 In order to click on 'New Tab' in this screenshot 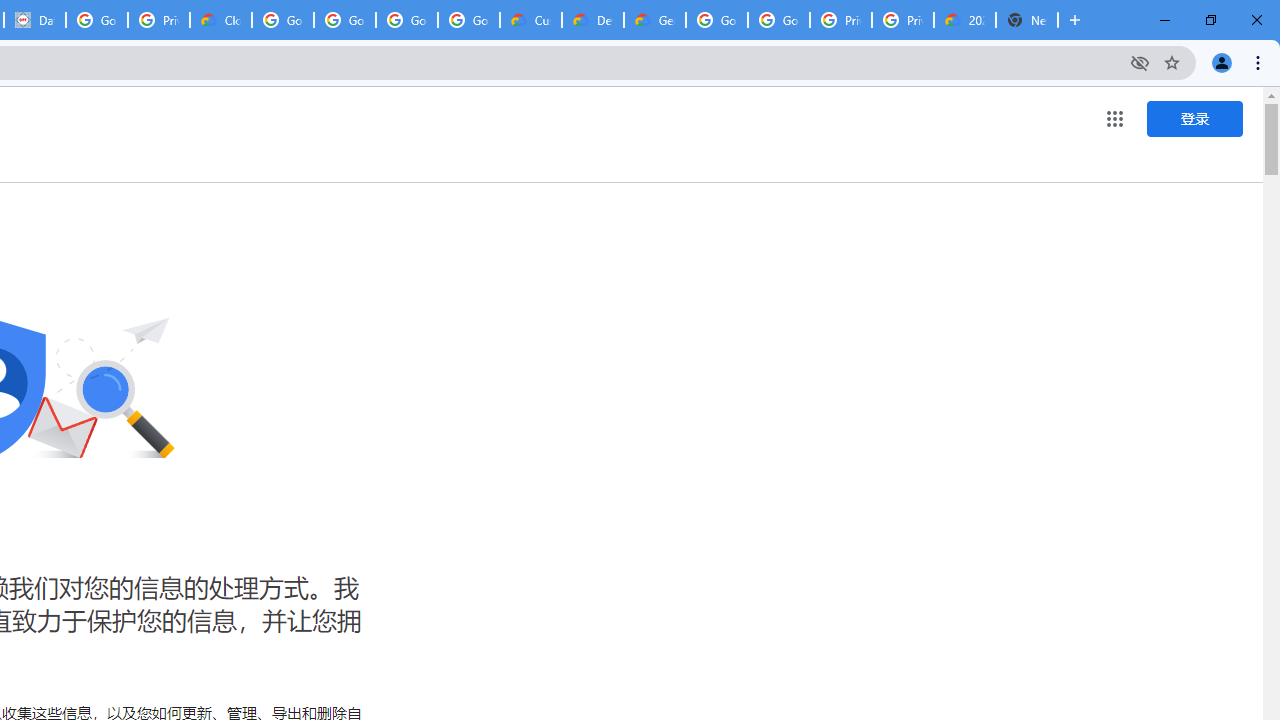, I will do `click(1027, 20)`.